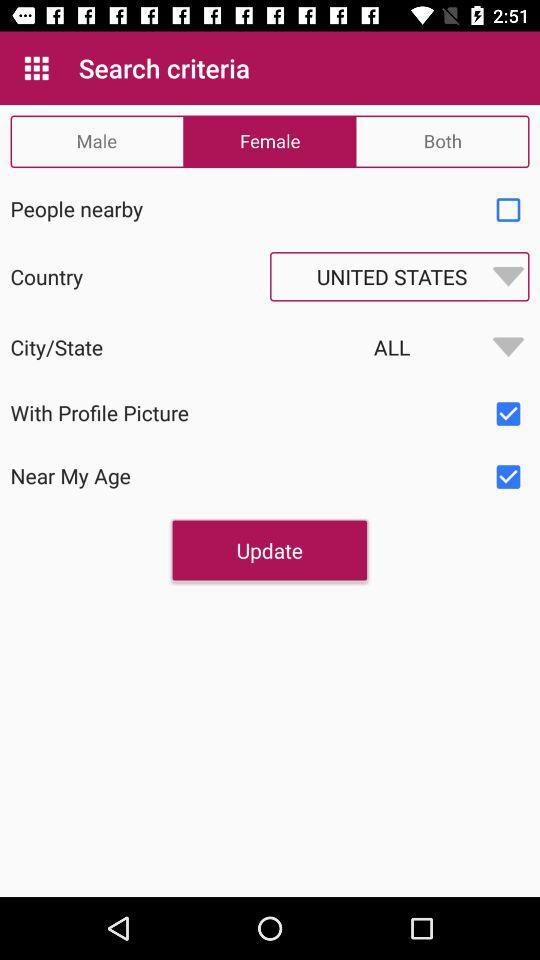 Image resolution: width=540 pixels, height=960 pixels. I want to click on the app to the left of search criteria, so click(36, 68).